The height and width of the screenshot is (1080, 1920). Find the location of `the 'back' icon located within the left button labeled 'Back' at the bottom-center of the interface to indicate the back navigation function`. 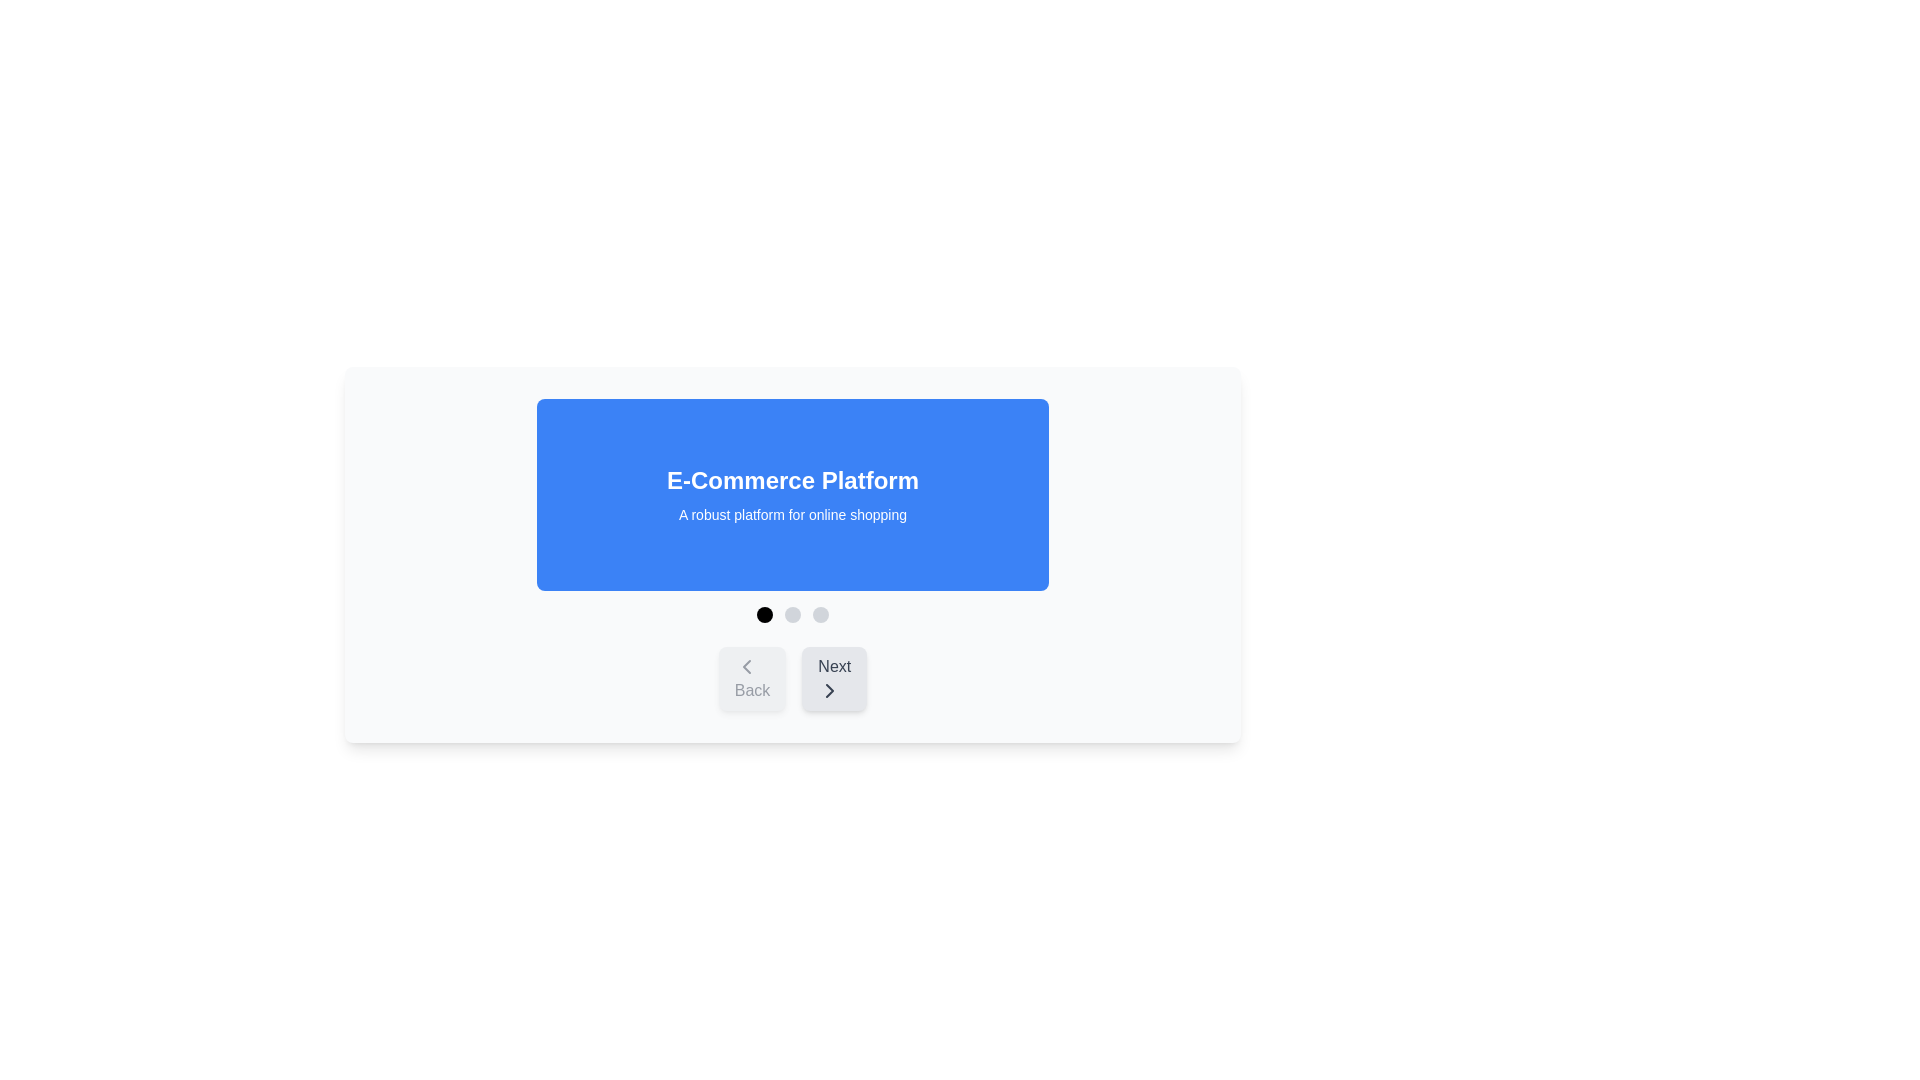

the 'back' icon located within the left button labeled 'Back' at the bottom-center of the interface to indicate the back navigation function is located at coordinates (745, 667).